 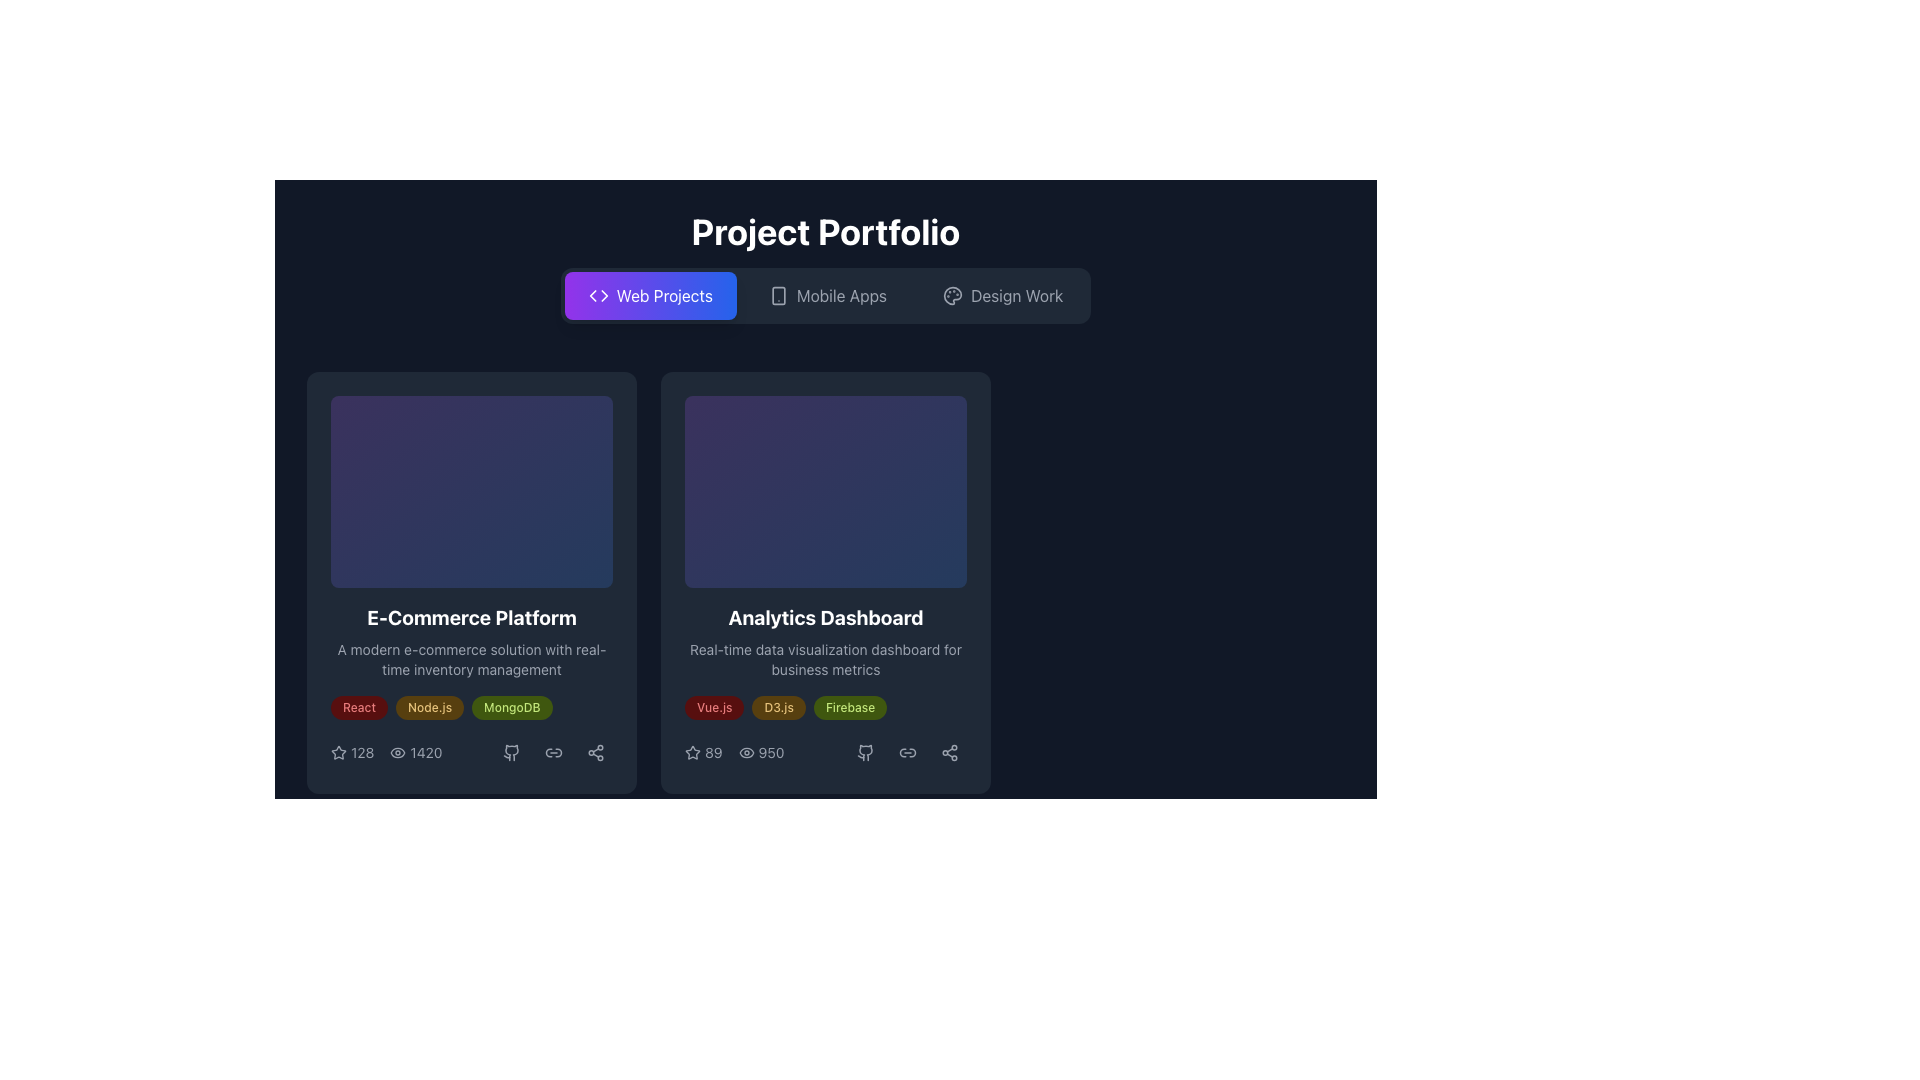 I want to click on the series of pill-shaped labels representing tags such as 'Vue.js', 'D3.js', and 'Firebase' within the 'Analytics Dashboard' card, so click(x=825, y=707).